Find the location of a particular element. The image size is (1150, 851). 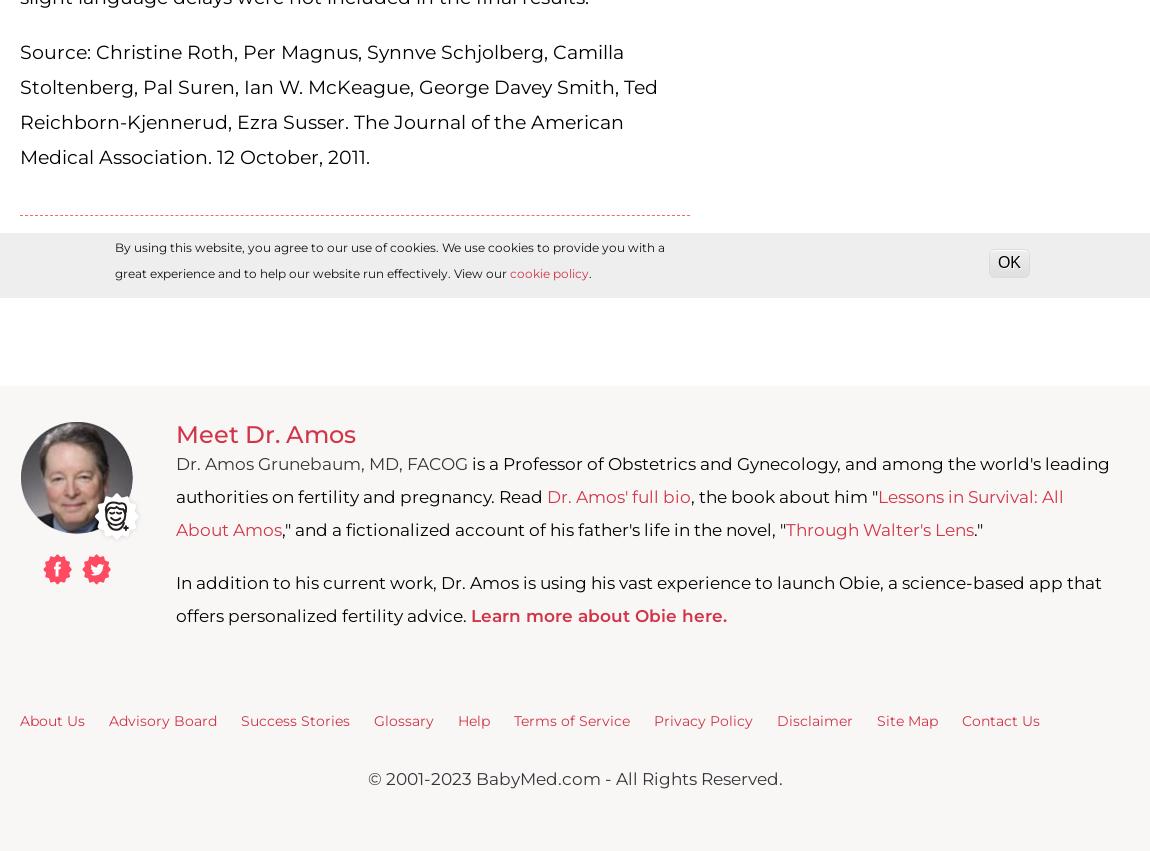

'Disclaimer' is located at coordinates (814, 719).